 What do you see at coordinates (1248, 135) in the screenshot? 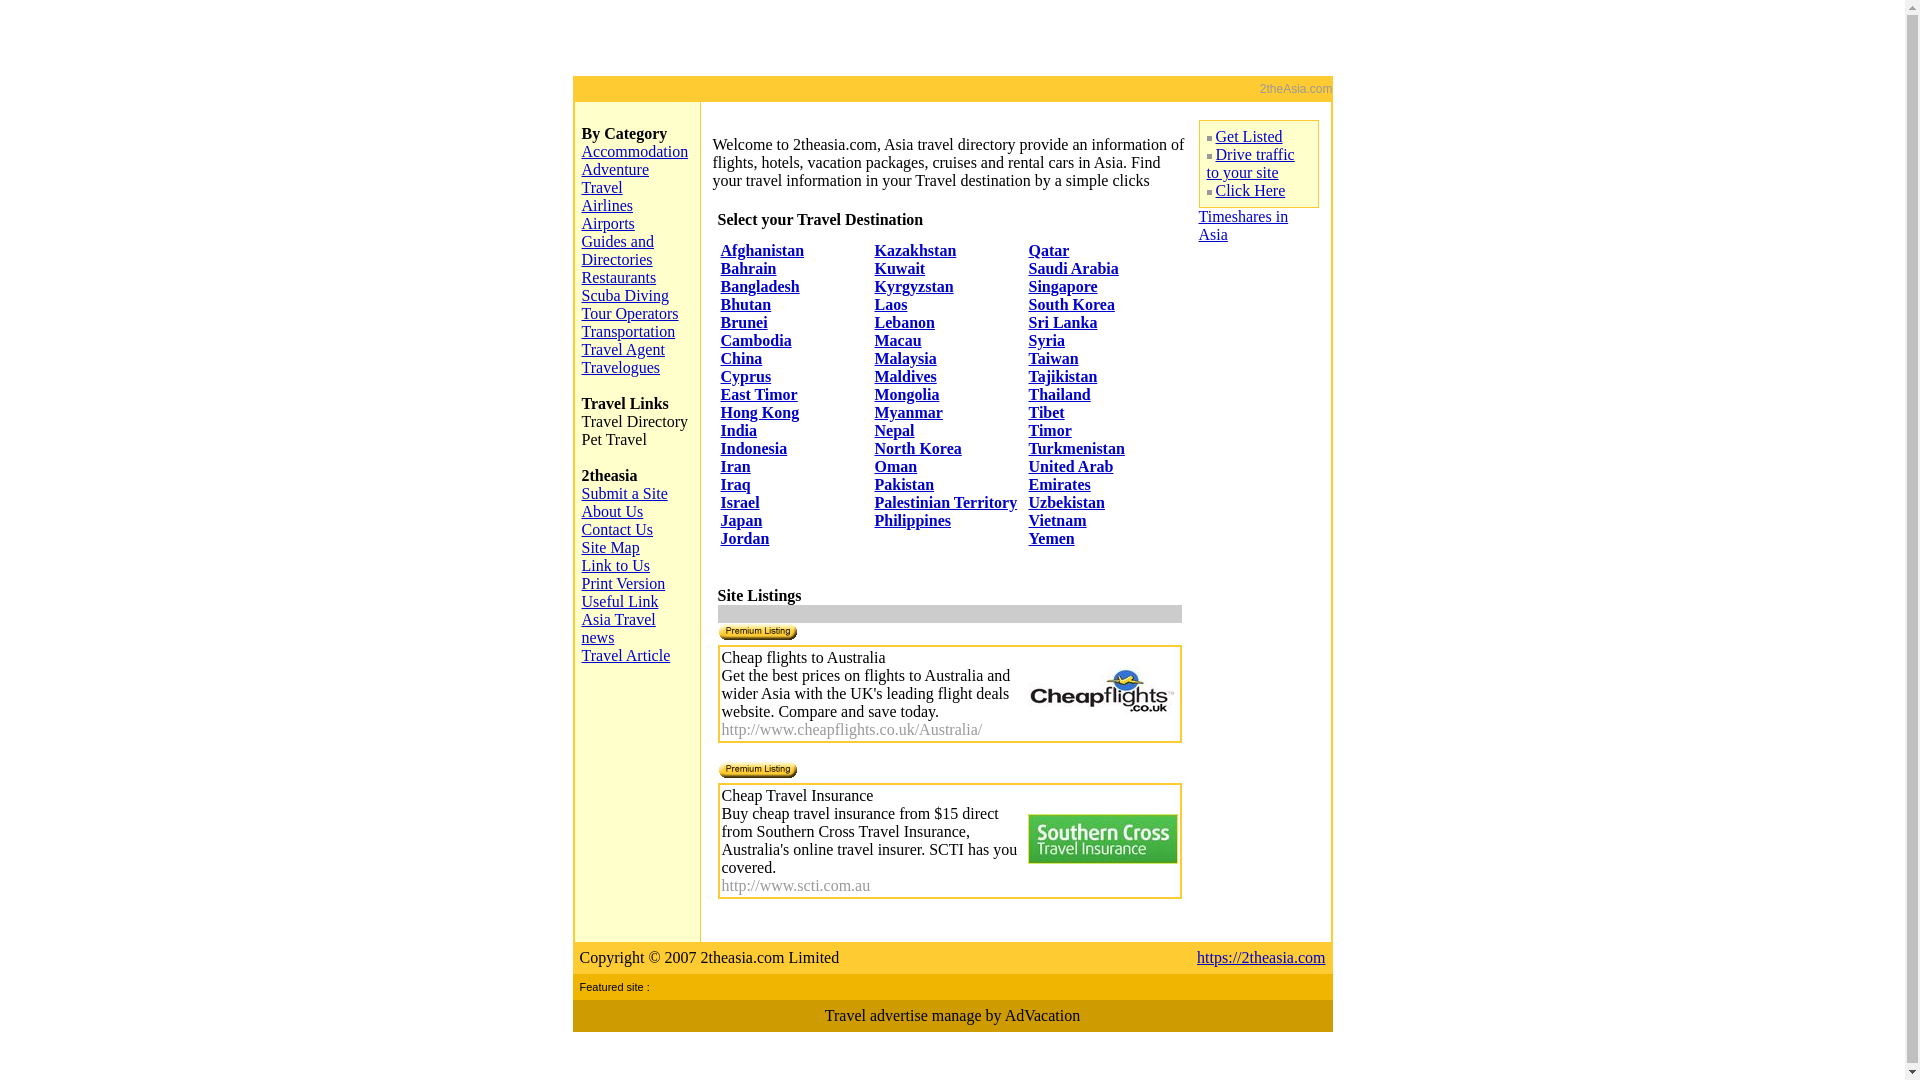
I see `'Get Listed'` at bounding box center [1248, 135].